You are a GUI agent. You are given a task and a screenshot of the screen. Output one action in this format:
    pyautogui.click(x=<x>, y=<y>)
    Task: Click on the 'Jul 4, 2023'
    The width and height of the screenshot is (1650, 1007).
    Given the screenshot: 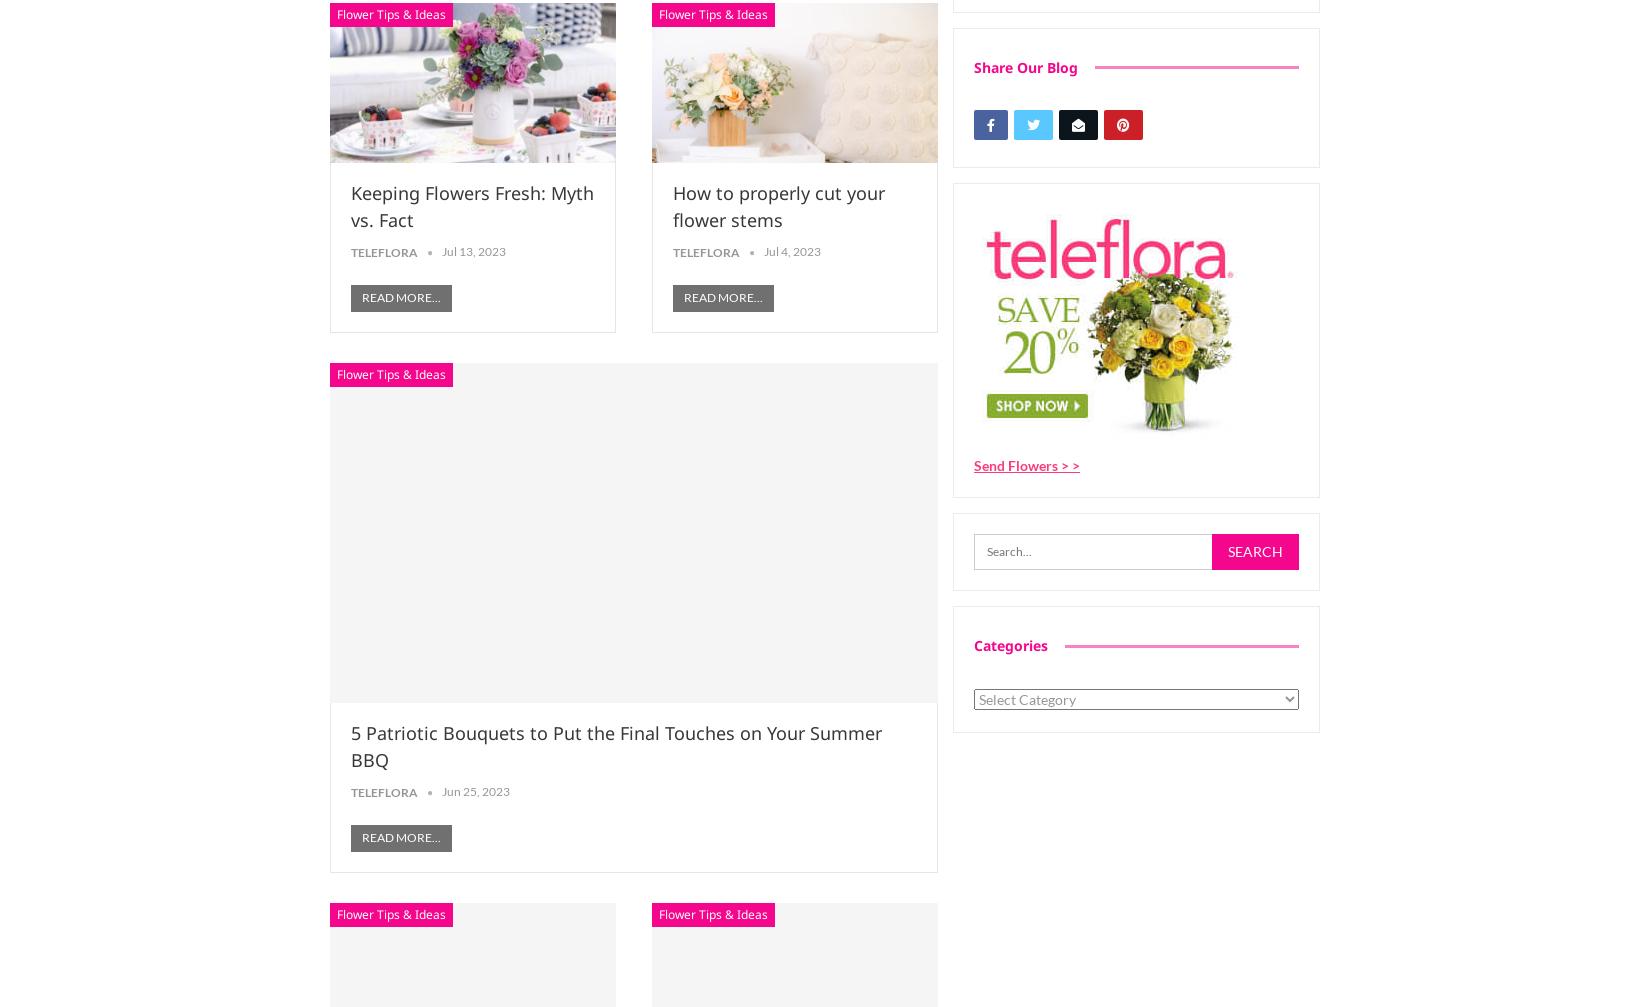 What is the action you would take?
    pyautogui.click(x=791, y=251)
    